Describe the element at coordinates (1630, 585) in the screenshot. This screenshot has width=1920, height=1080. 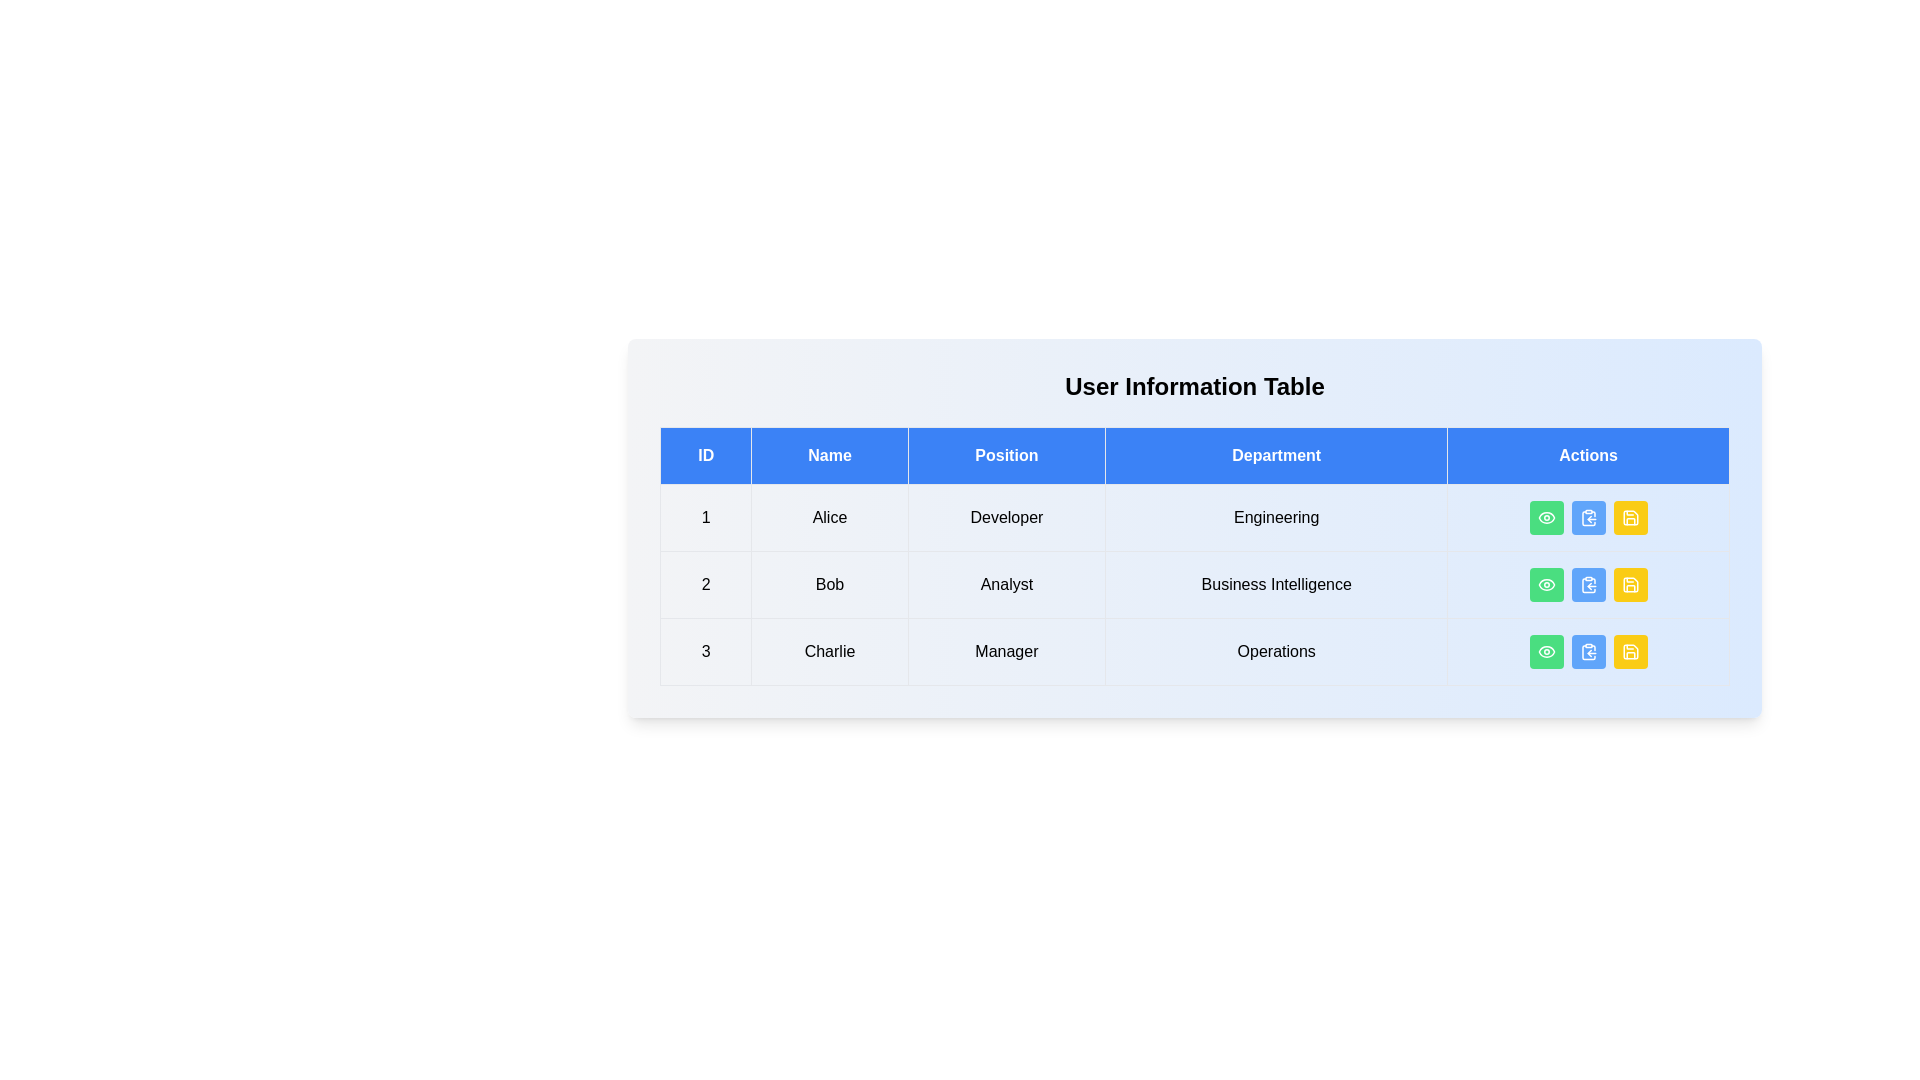
I see `the save button for the user with ID 2` at that location.